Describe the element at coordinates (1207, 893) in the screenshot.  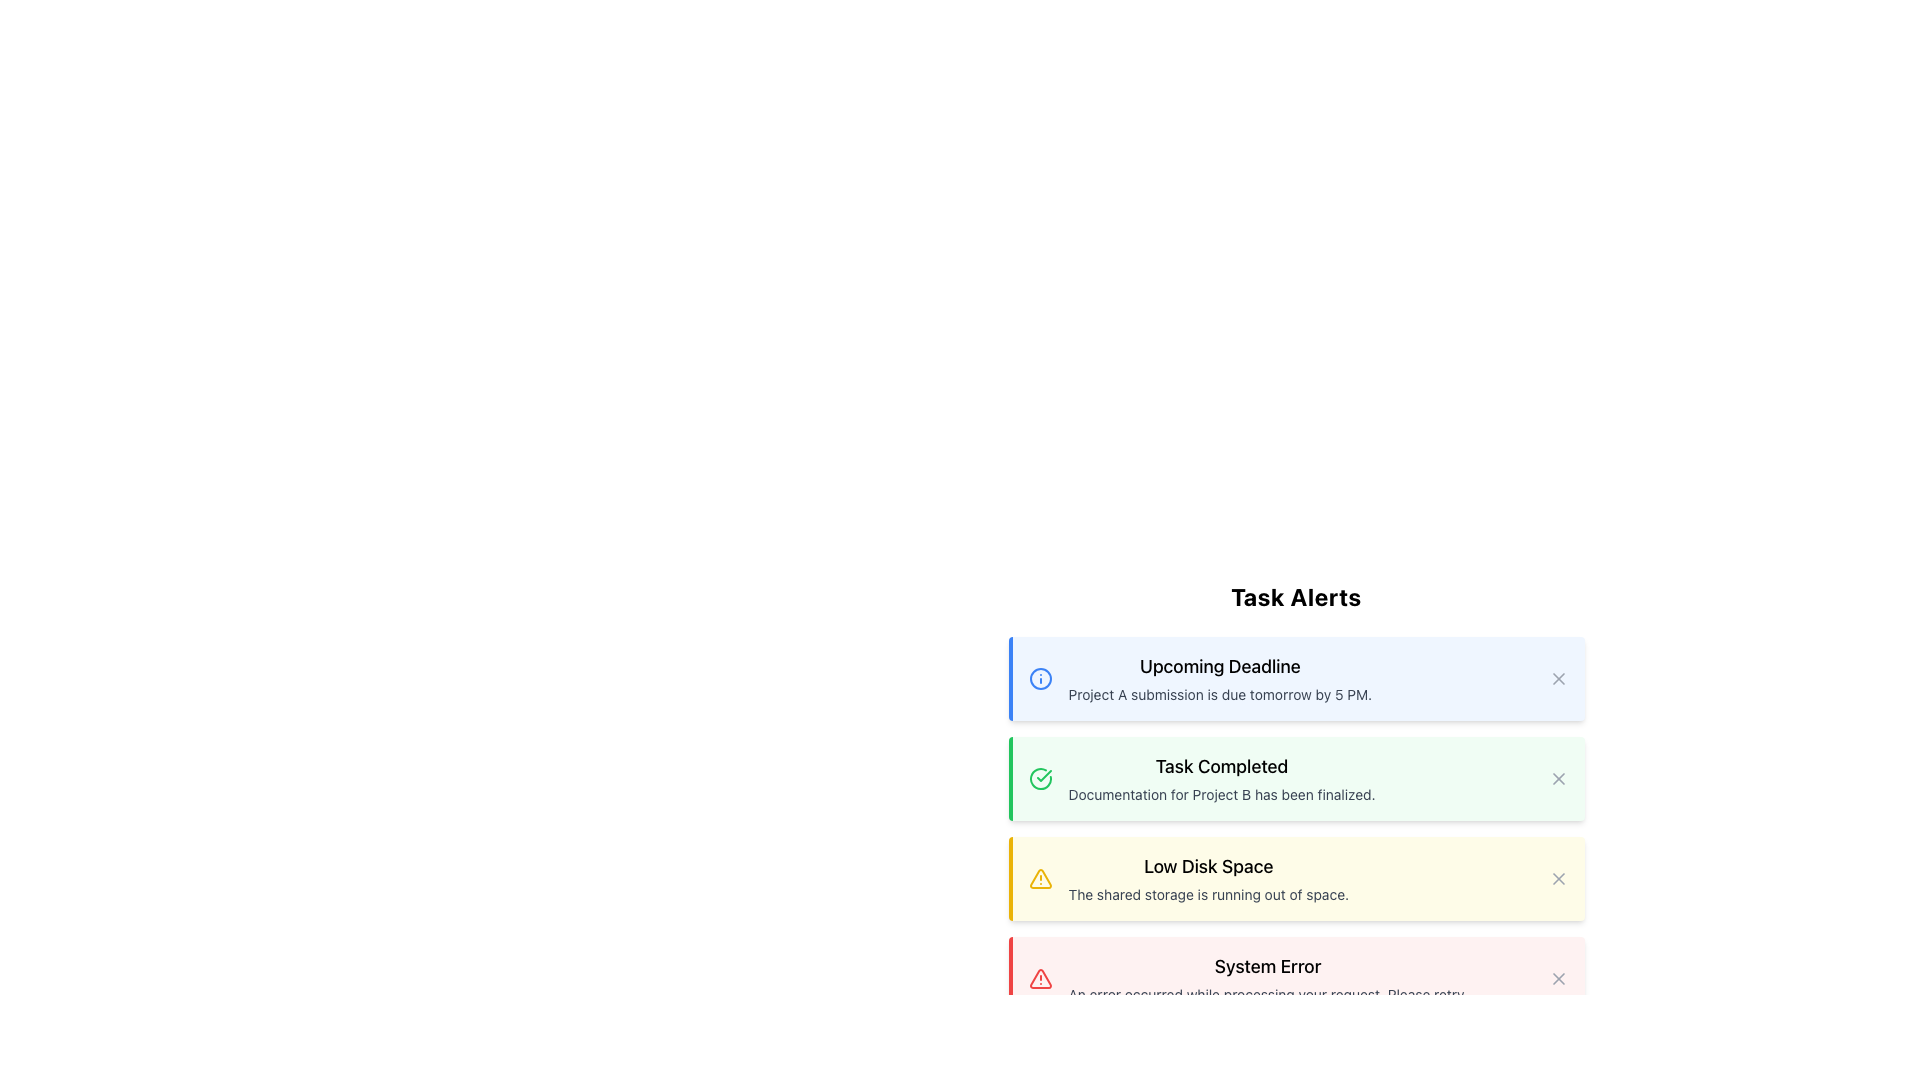
I see `the text label that describes the warning about low disk space, located below the main title 'Low Disk Space' within a yellow-highlighted warning box` at that location.